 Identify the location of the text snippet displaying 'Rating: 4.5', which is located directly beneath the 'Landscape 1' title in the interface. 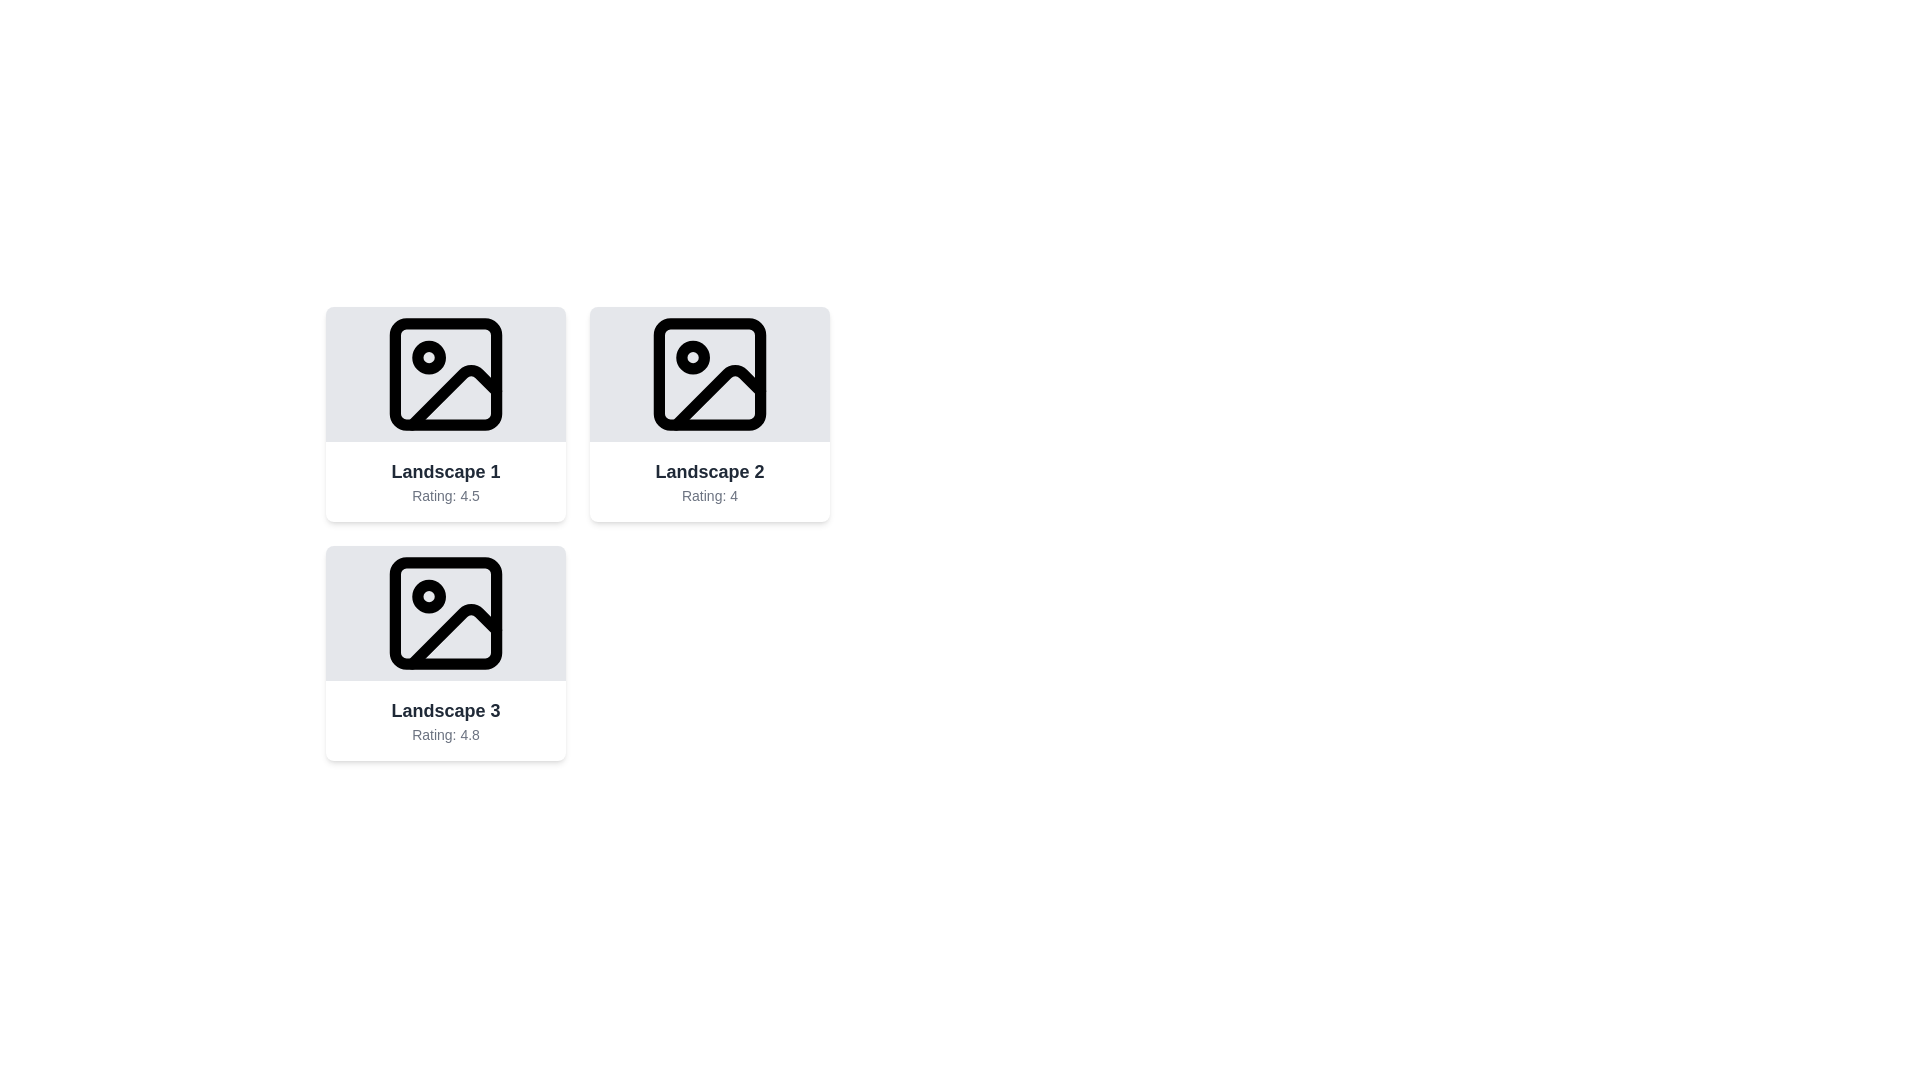
(445, 495).